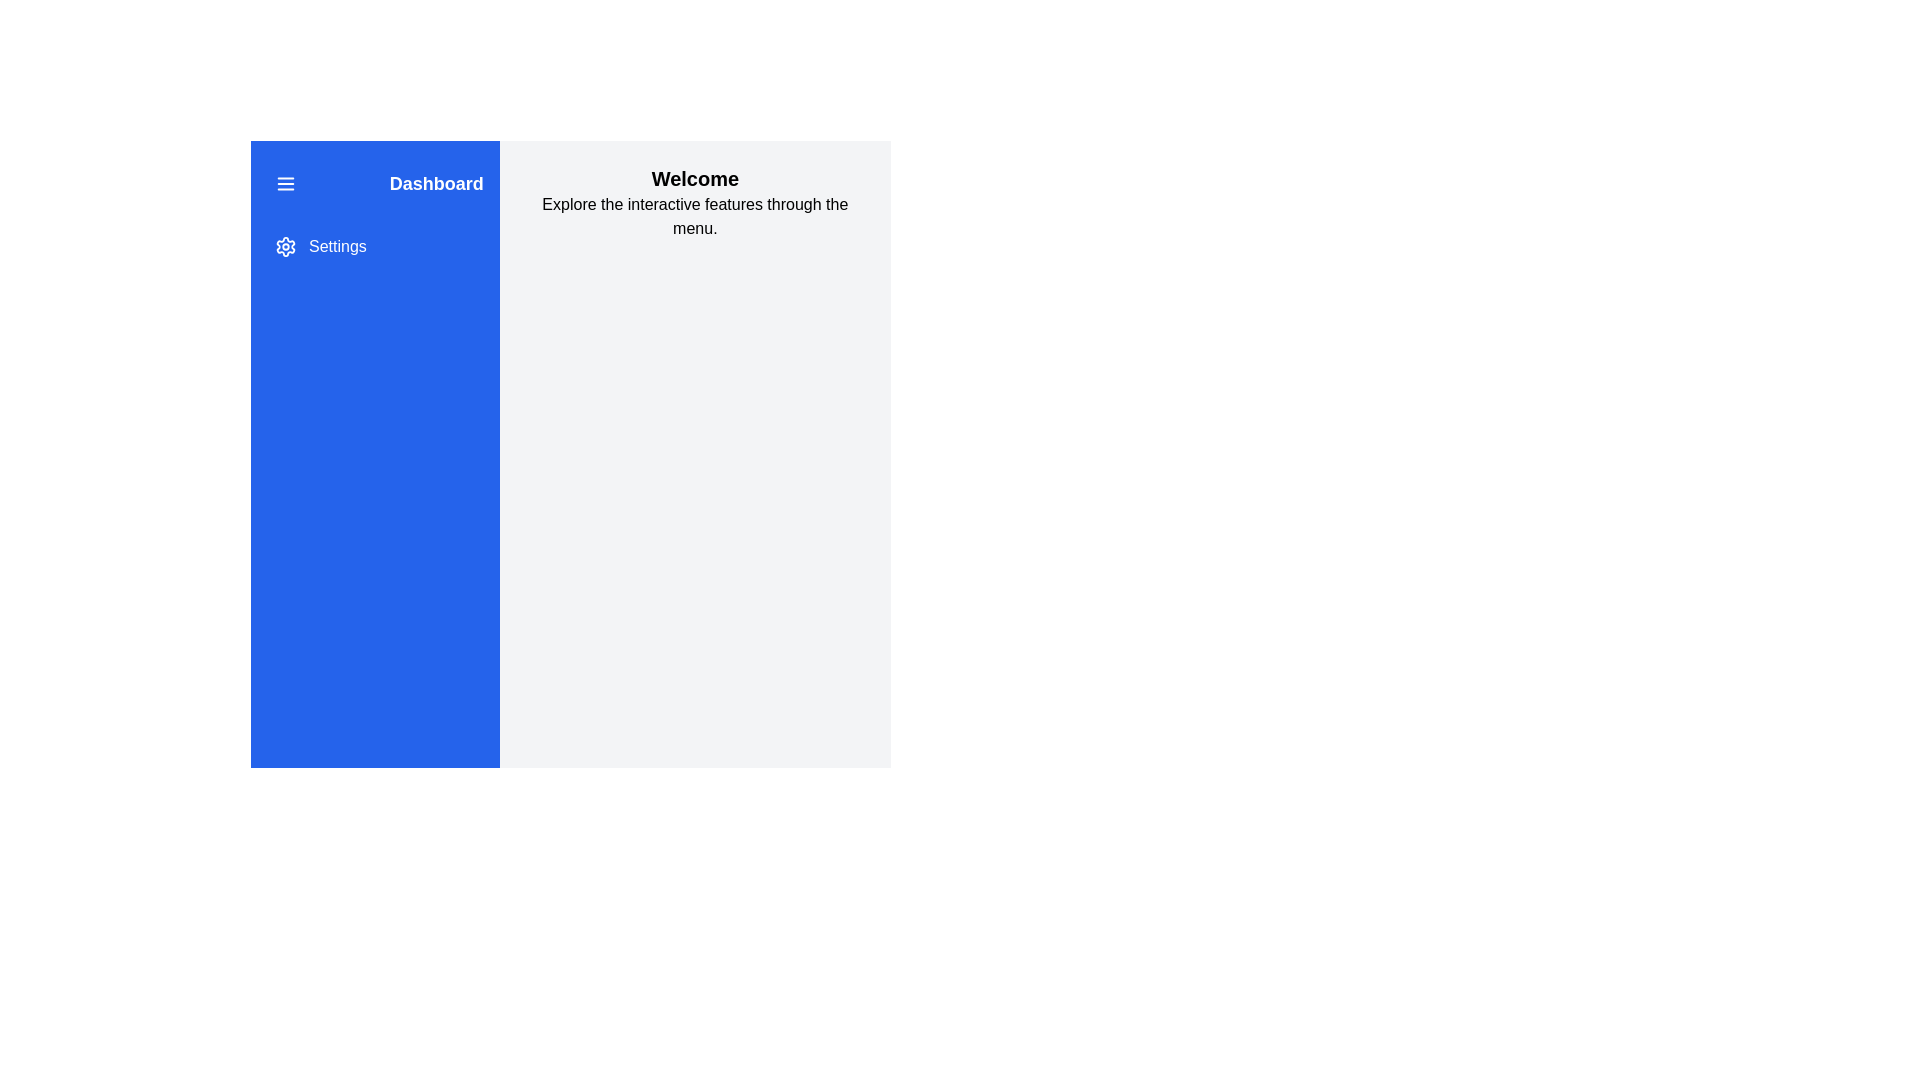 Image resolution: width=1920 pixels, height=1080 pixels. What do you see at coordinates (375, 184) in the screenshot?
I see `the Text Display Element located in the upper section of the sidebar menu, to the right of the hamburger menu icon, for accessibility purposes` at bounding box center [375, 184].